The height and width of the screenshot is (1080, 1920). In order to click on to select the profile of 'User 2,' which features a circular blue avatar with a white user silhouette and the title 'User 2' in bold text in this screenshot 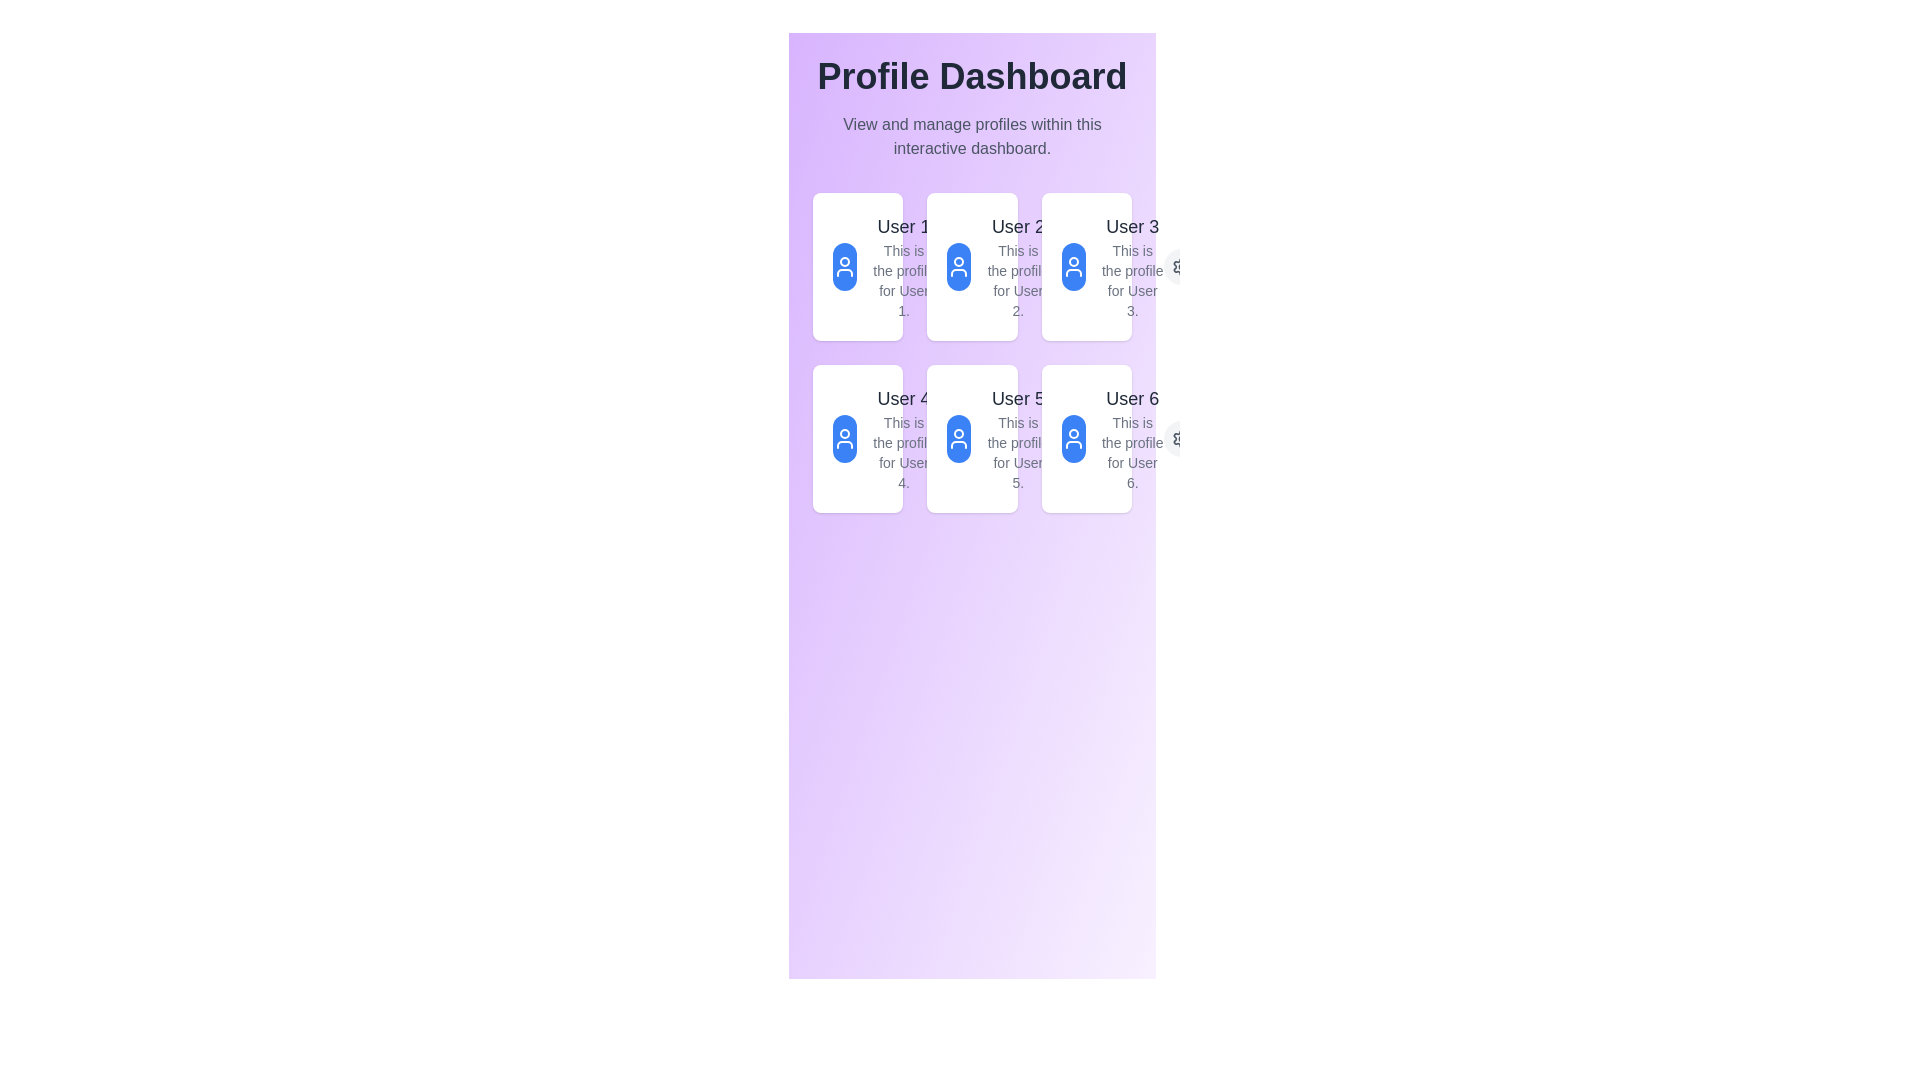, I will do `click(998, 265)`.